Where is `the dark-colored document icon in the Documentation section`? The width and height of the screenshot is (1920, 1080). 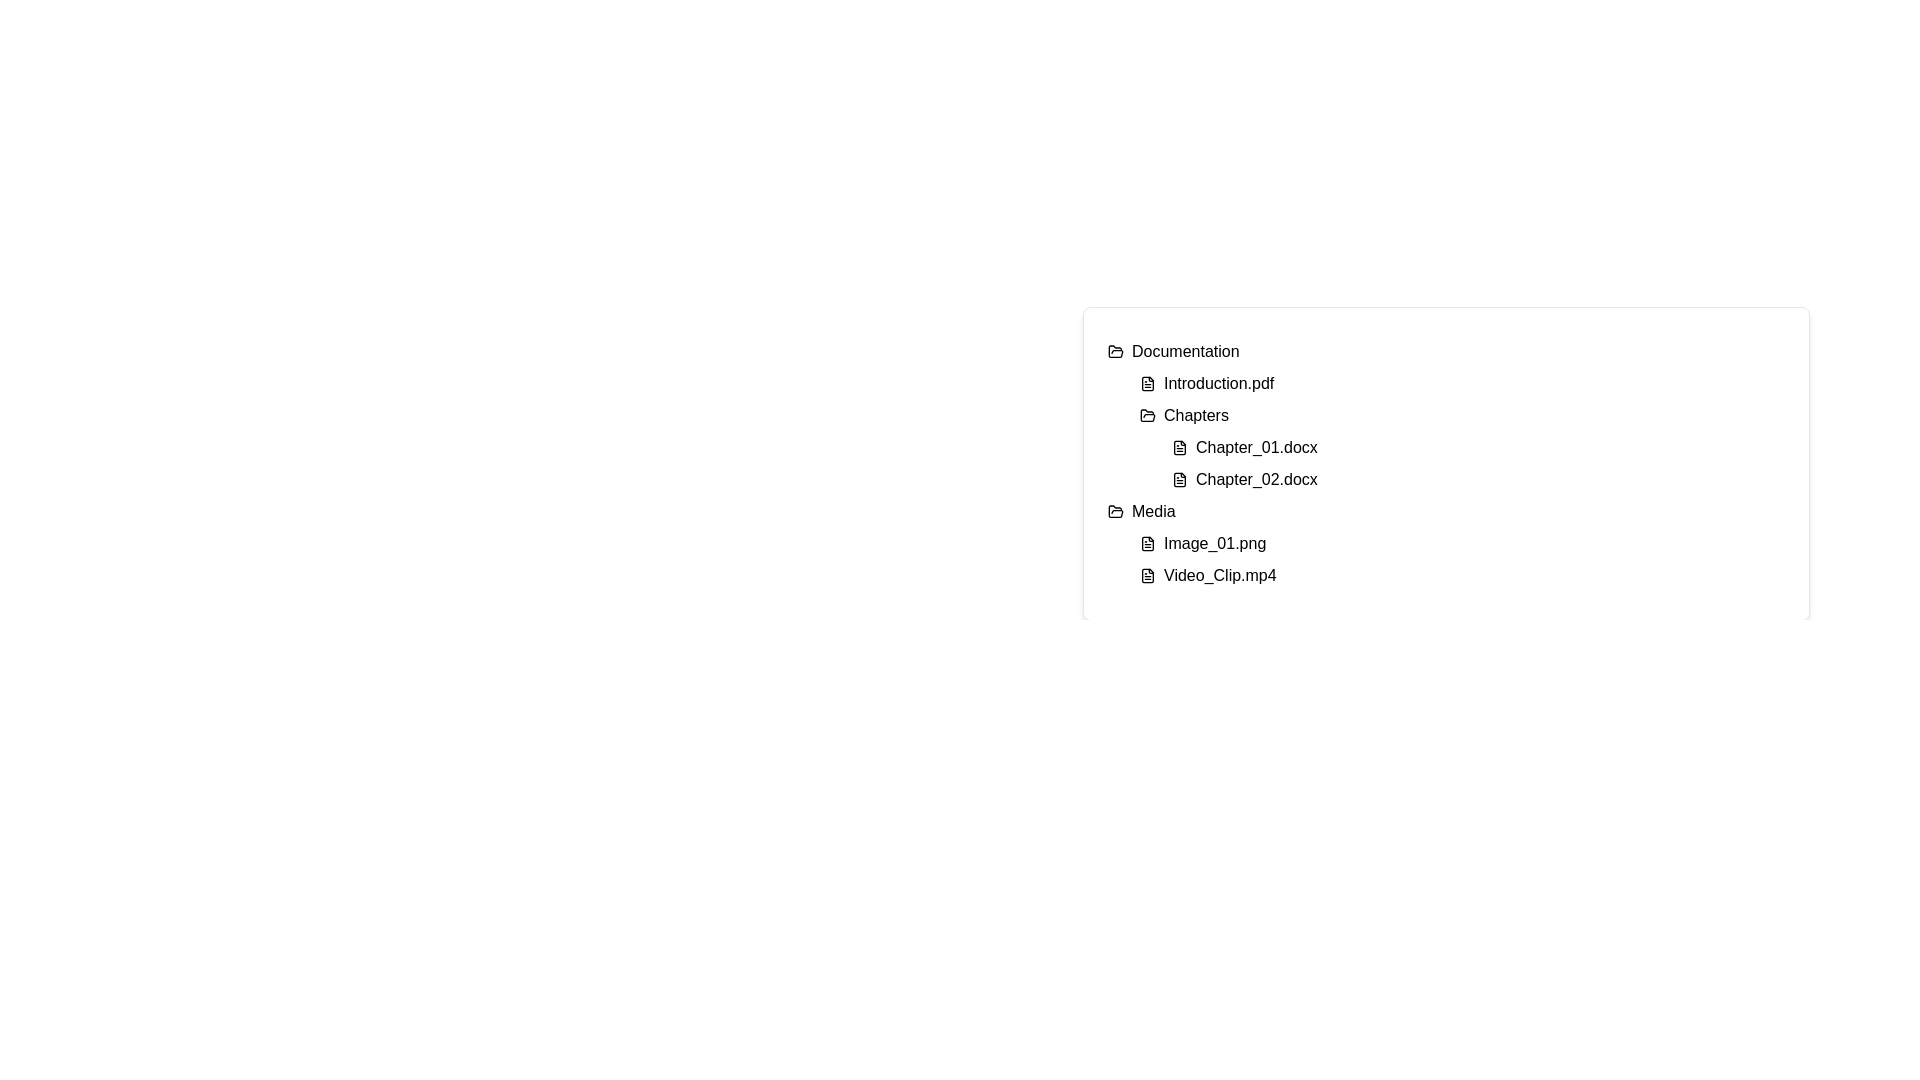
the dark-colored document icon in the Documentation section is located at coordinates (1180, 446).